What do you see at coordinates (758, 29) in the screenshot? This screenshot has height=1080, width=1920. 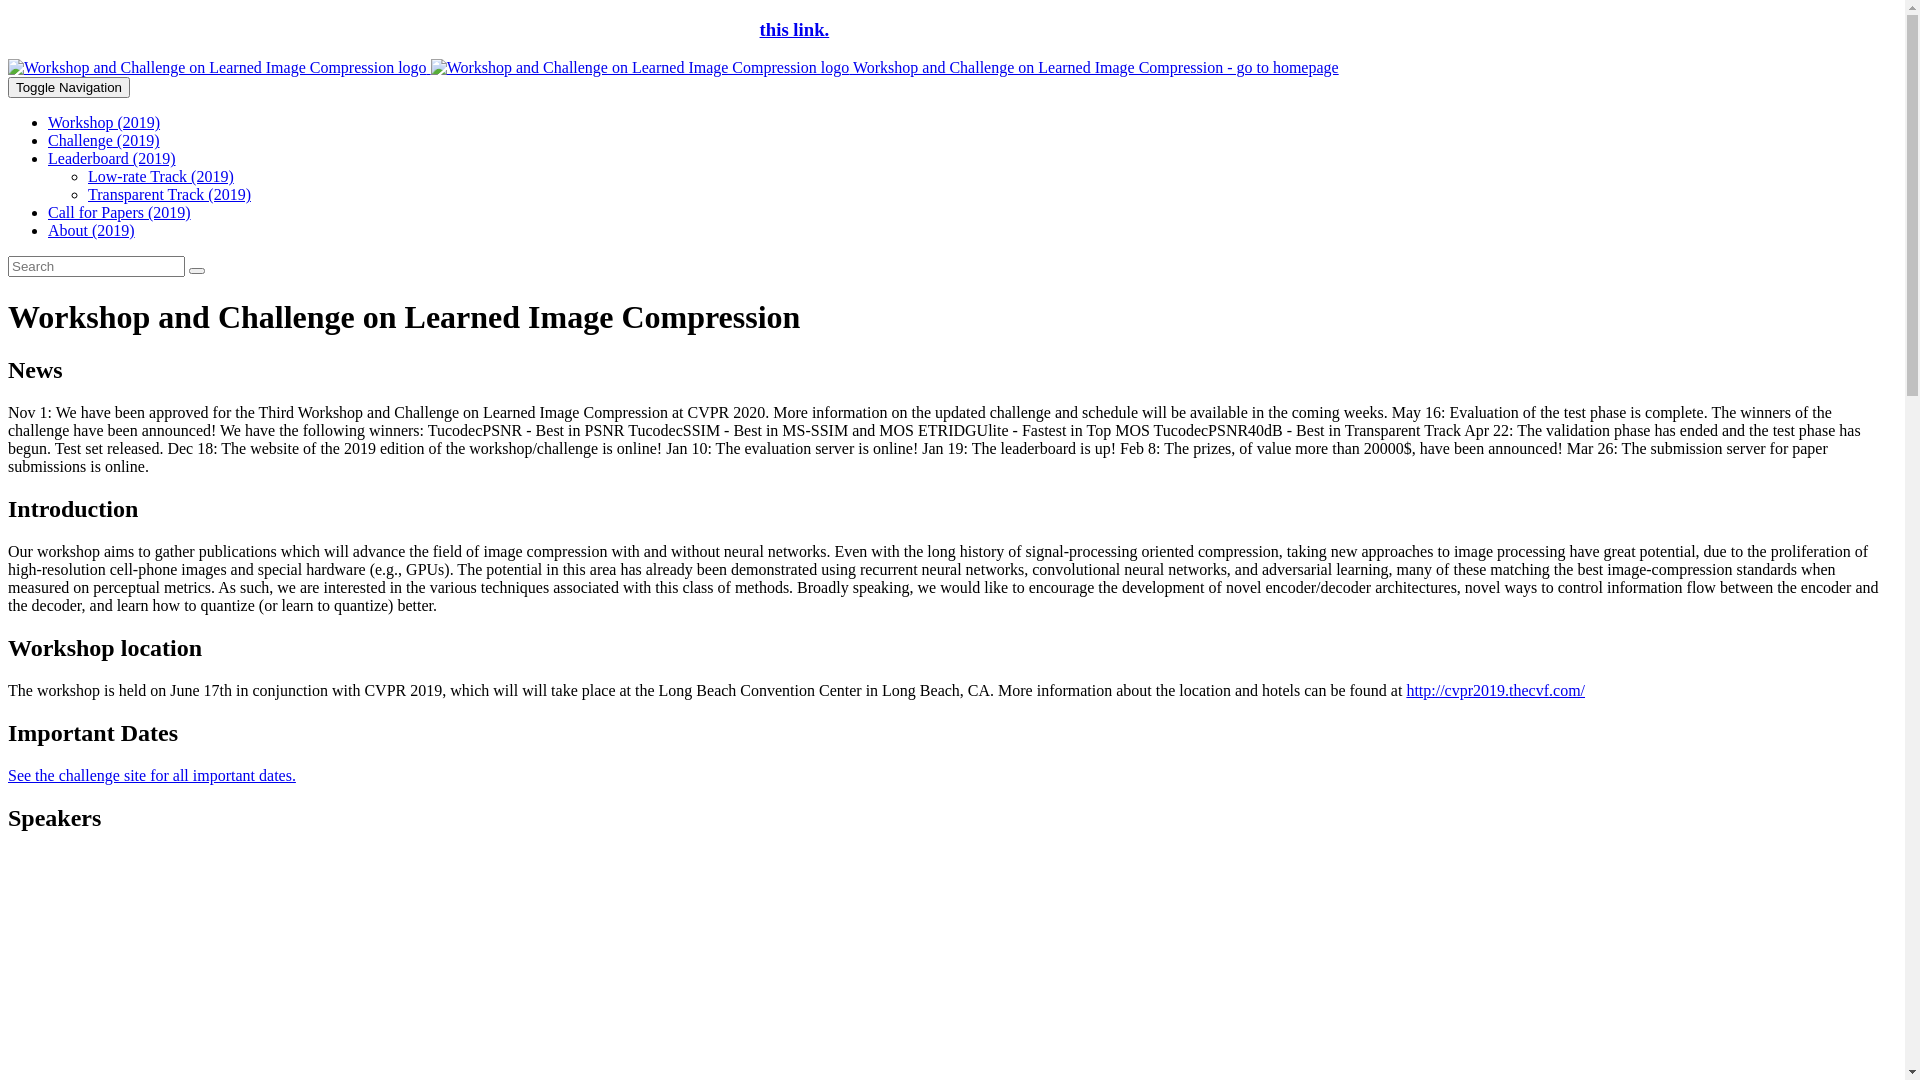 I see `'this link.'` at bounding box center [758, 29].